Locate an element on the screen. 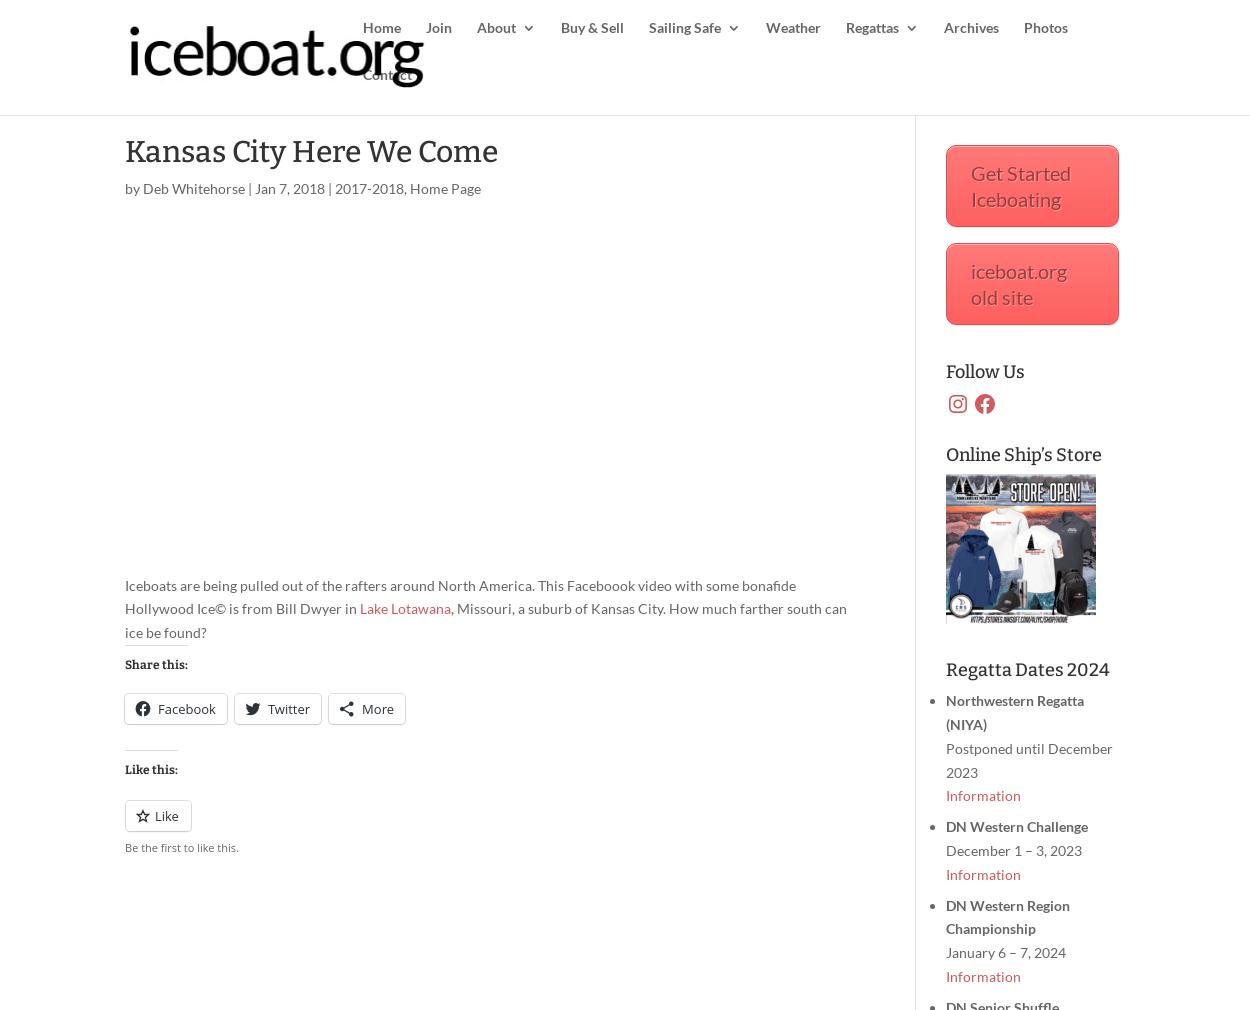  'Jan 7, 2018' is located at coordinates (290, 187).